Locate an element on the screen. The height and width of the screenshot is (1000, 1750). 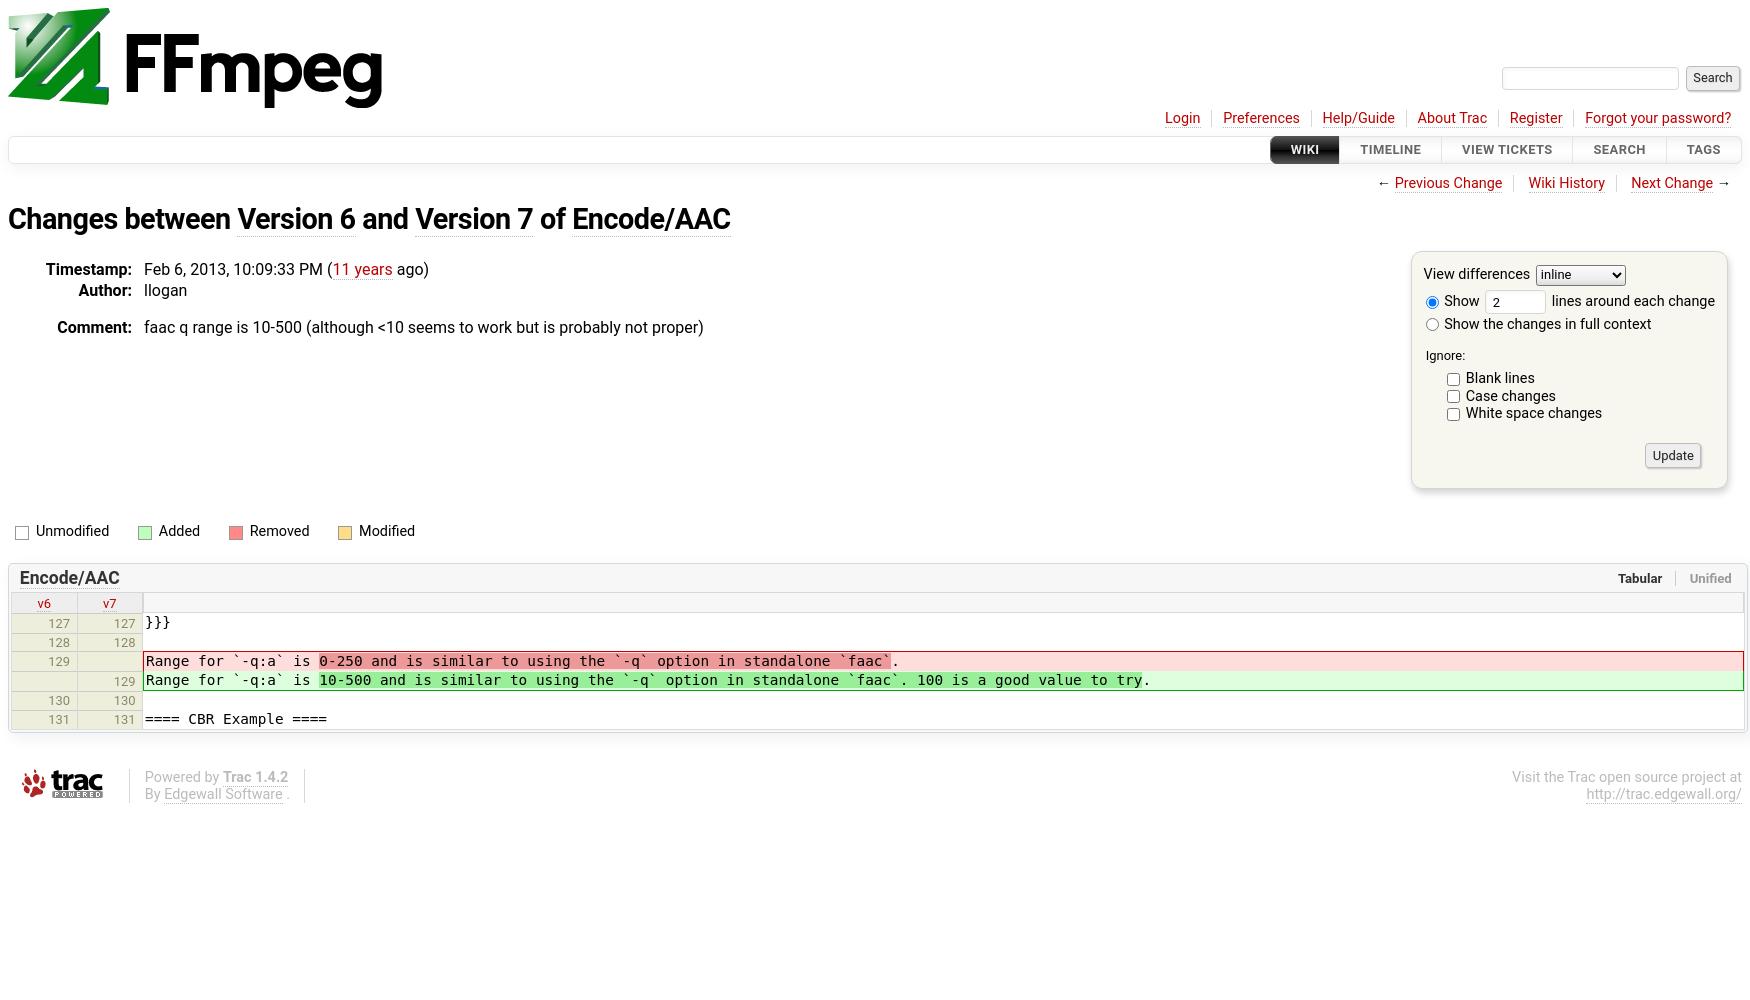
'By' is located at coordinates (153, 793).